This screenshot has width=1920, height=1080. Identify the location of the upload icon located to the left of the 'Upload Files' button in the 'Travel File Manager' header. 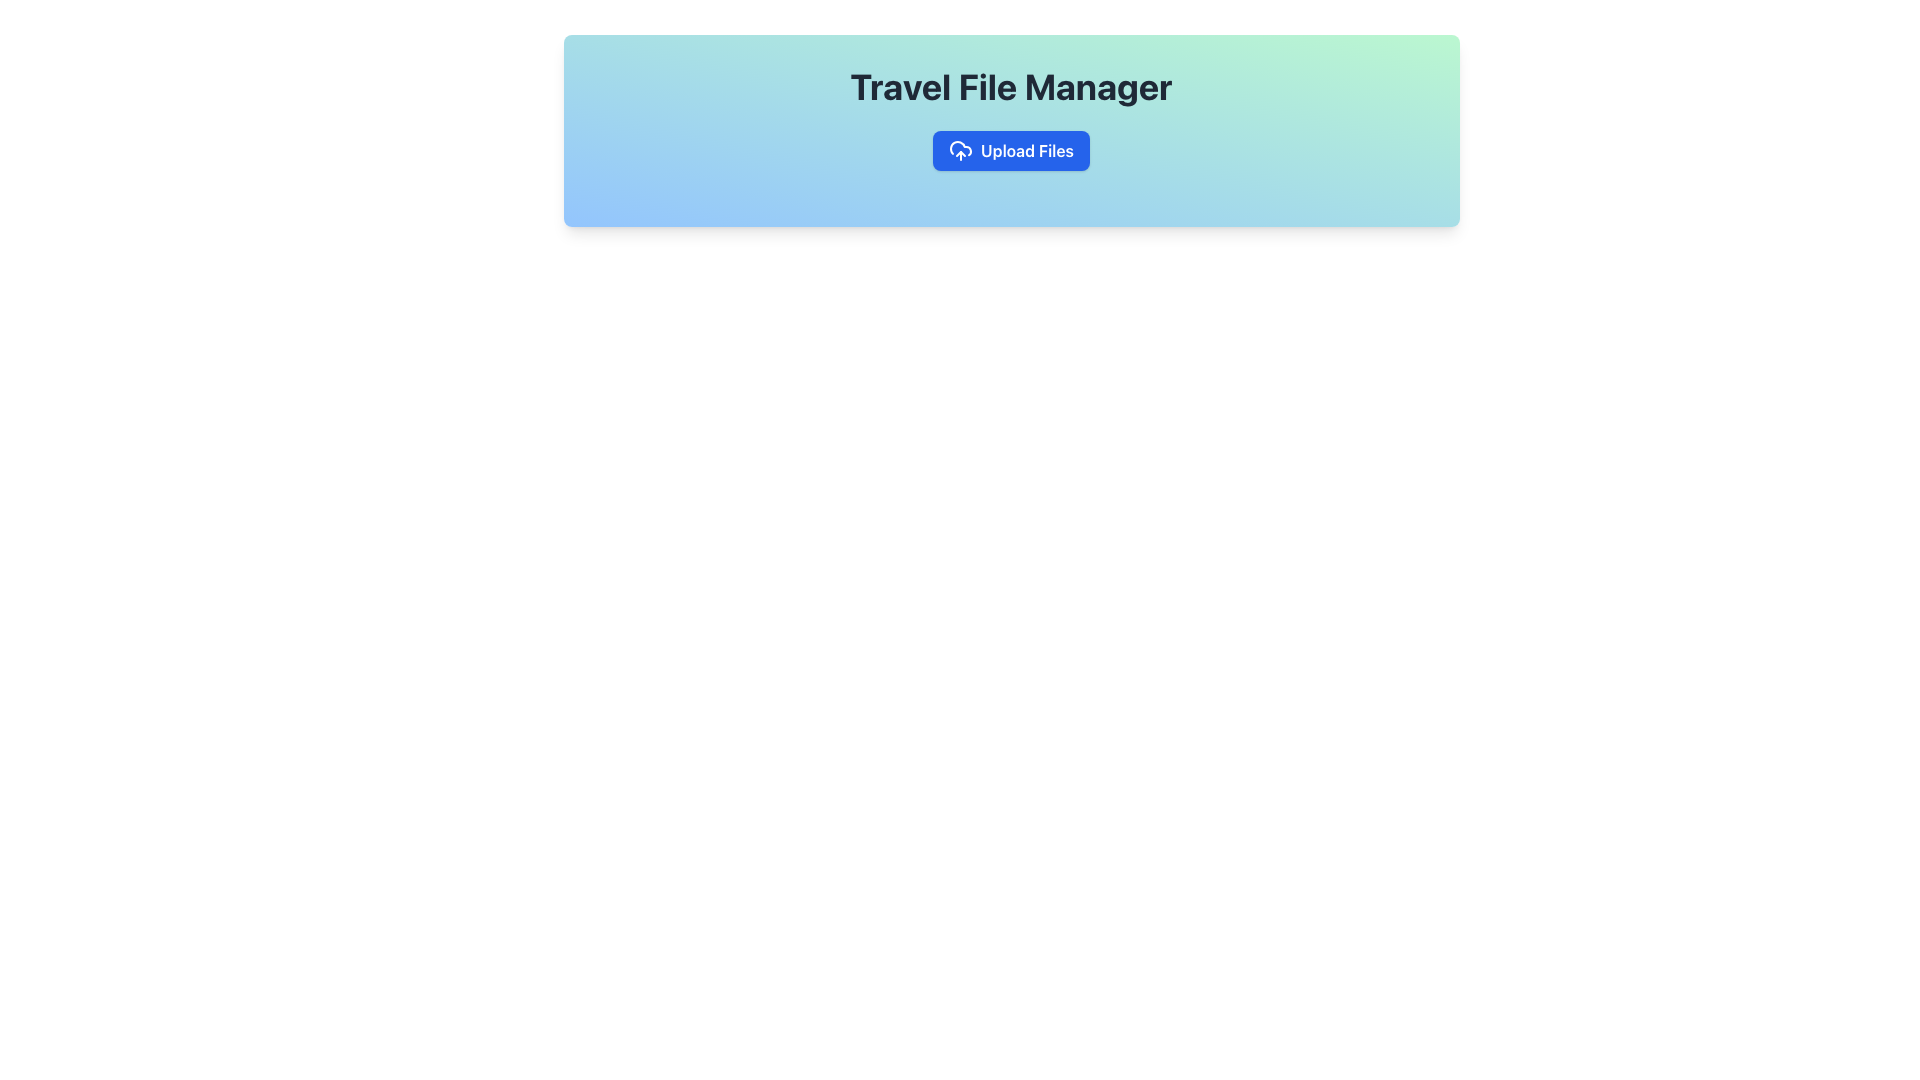
(960, 149).